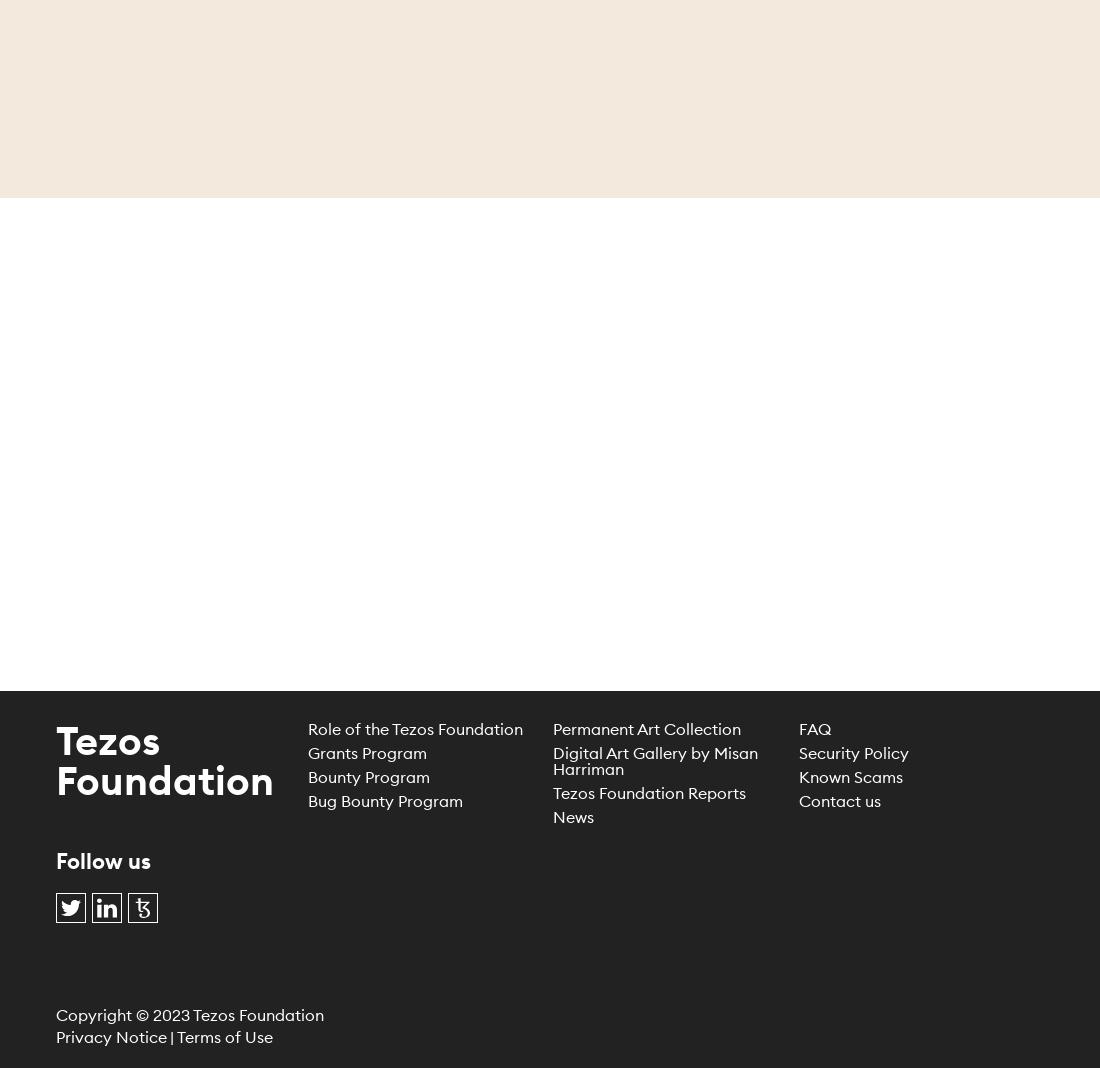 Image resolution: width=1100 pixels, height=1068 pixels. What do you see at coordinates (163, 779) in the screenshot?
I see `'Foundation'` at bounding box center [163, 779].